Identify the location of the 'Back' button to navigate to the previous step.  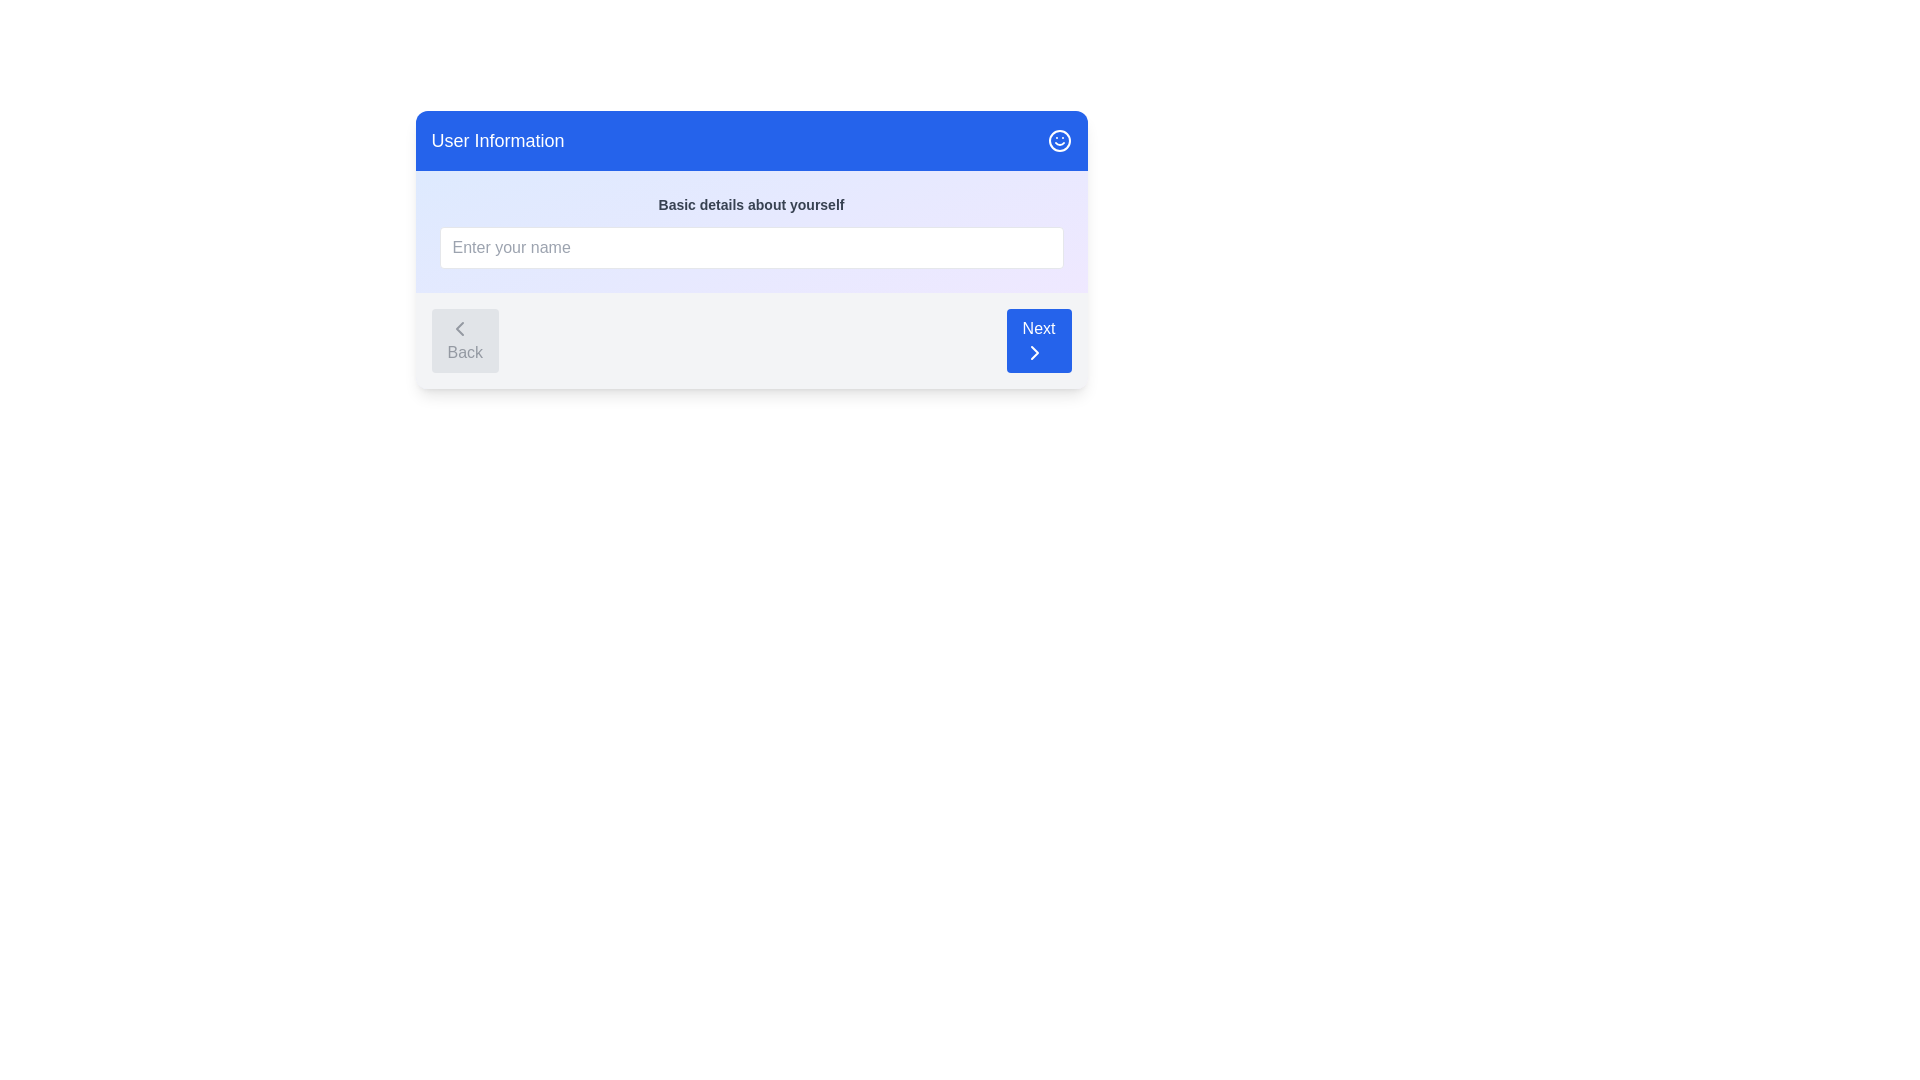
(464, 339).